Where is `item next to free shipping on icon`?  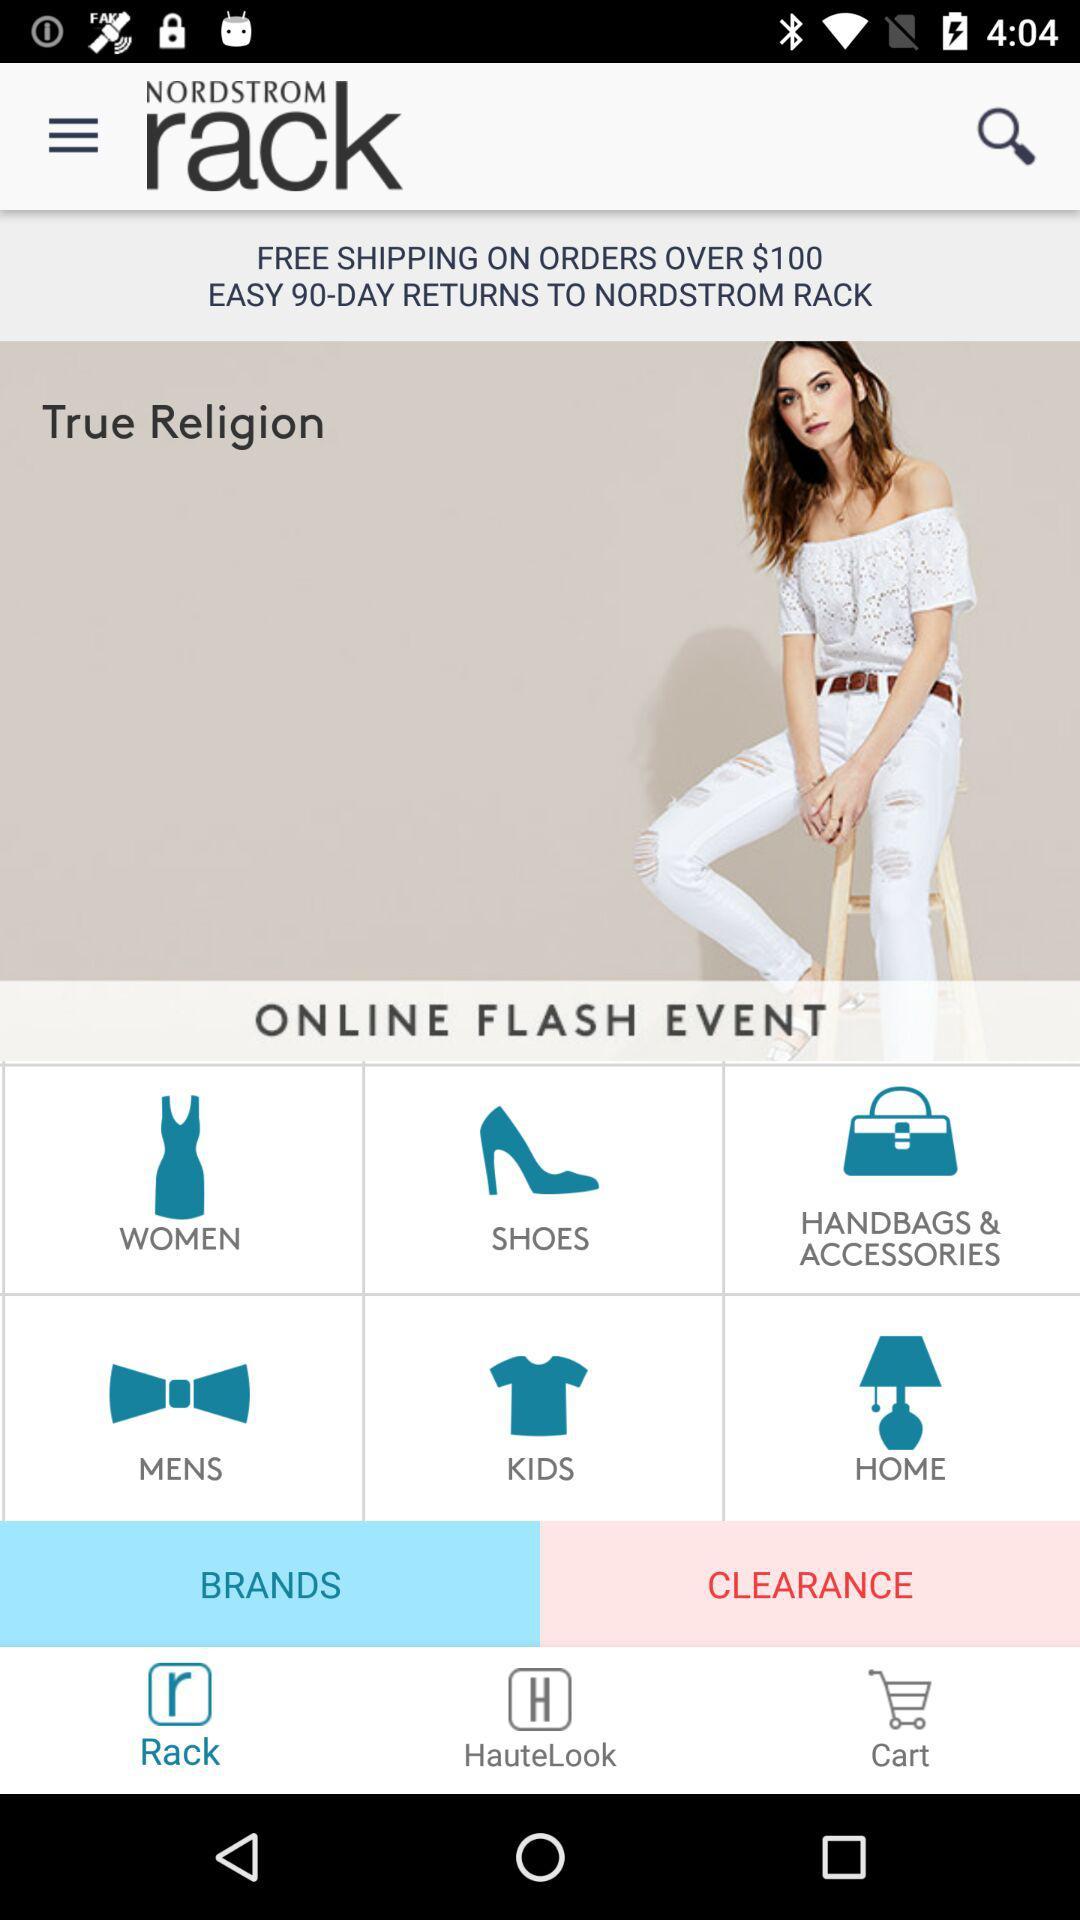 item next to free shipping on icon is located at coordinates (1006, 135).